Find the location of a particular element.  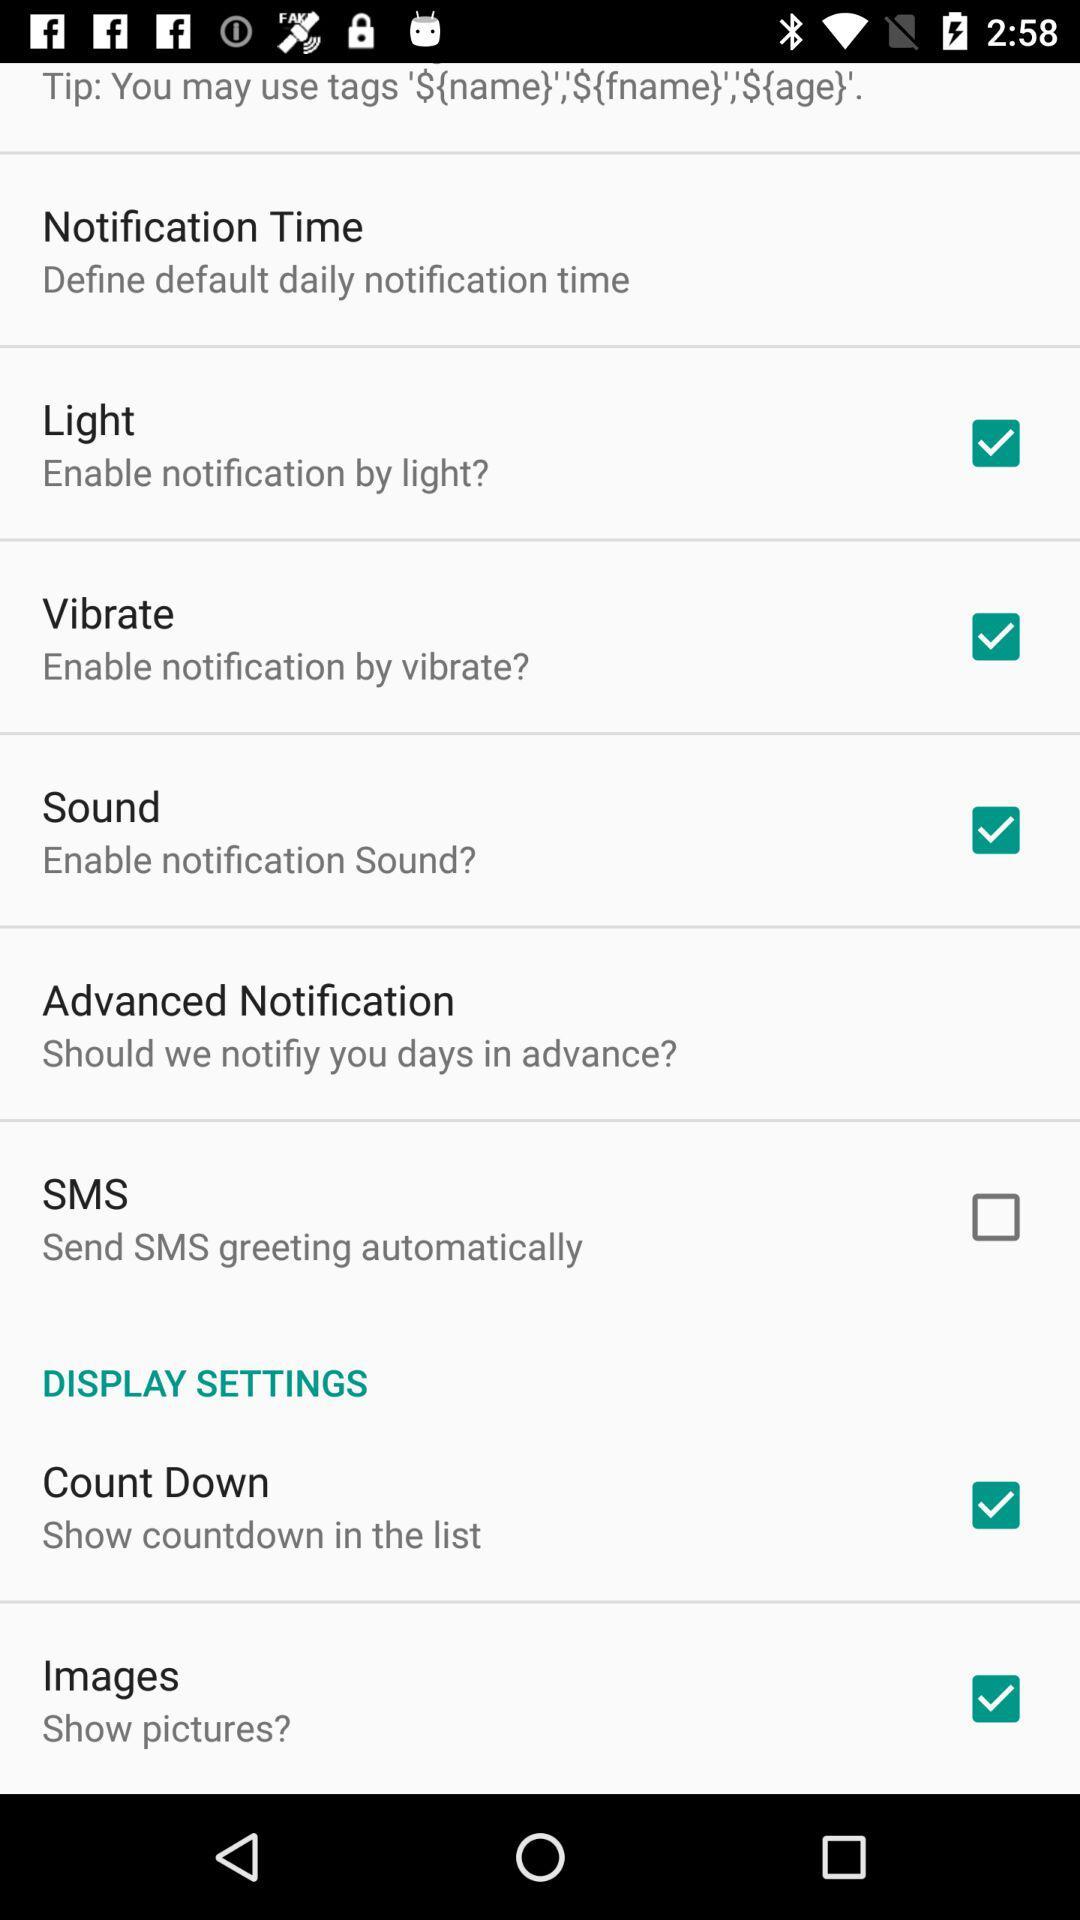

the should we notifiy app is located at coordinates (358, 1051).